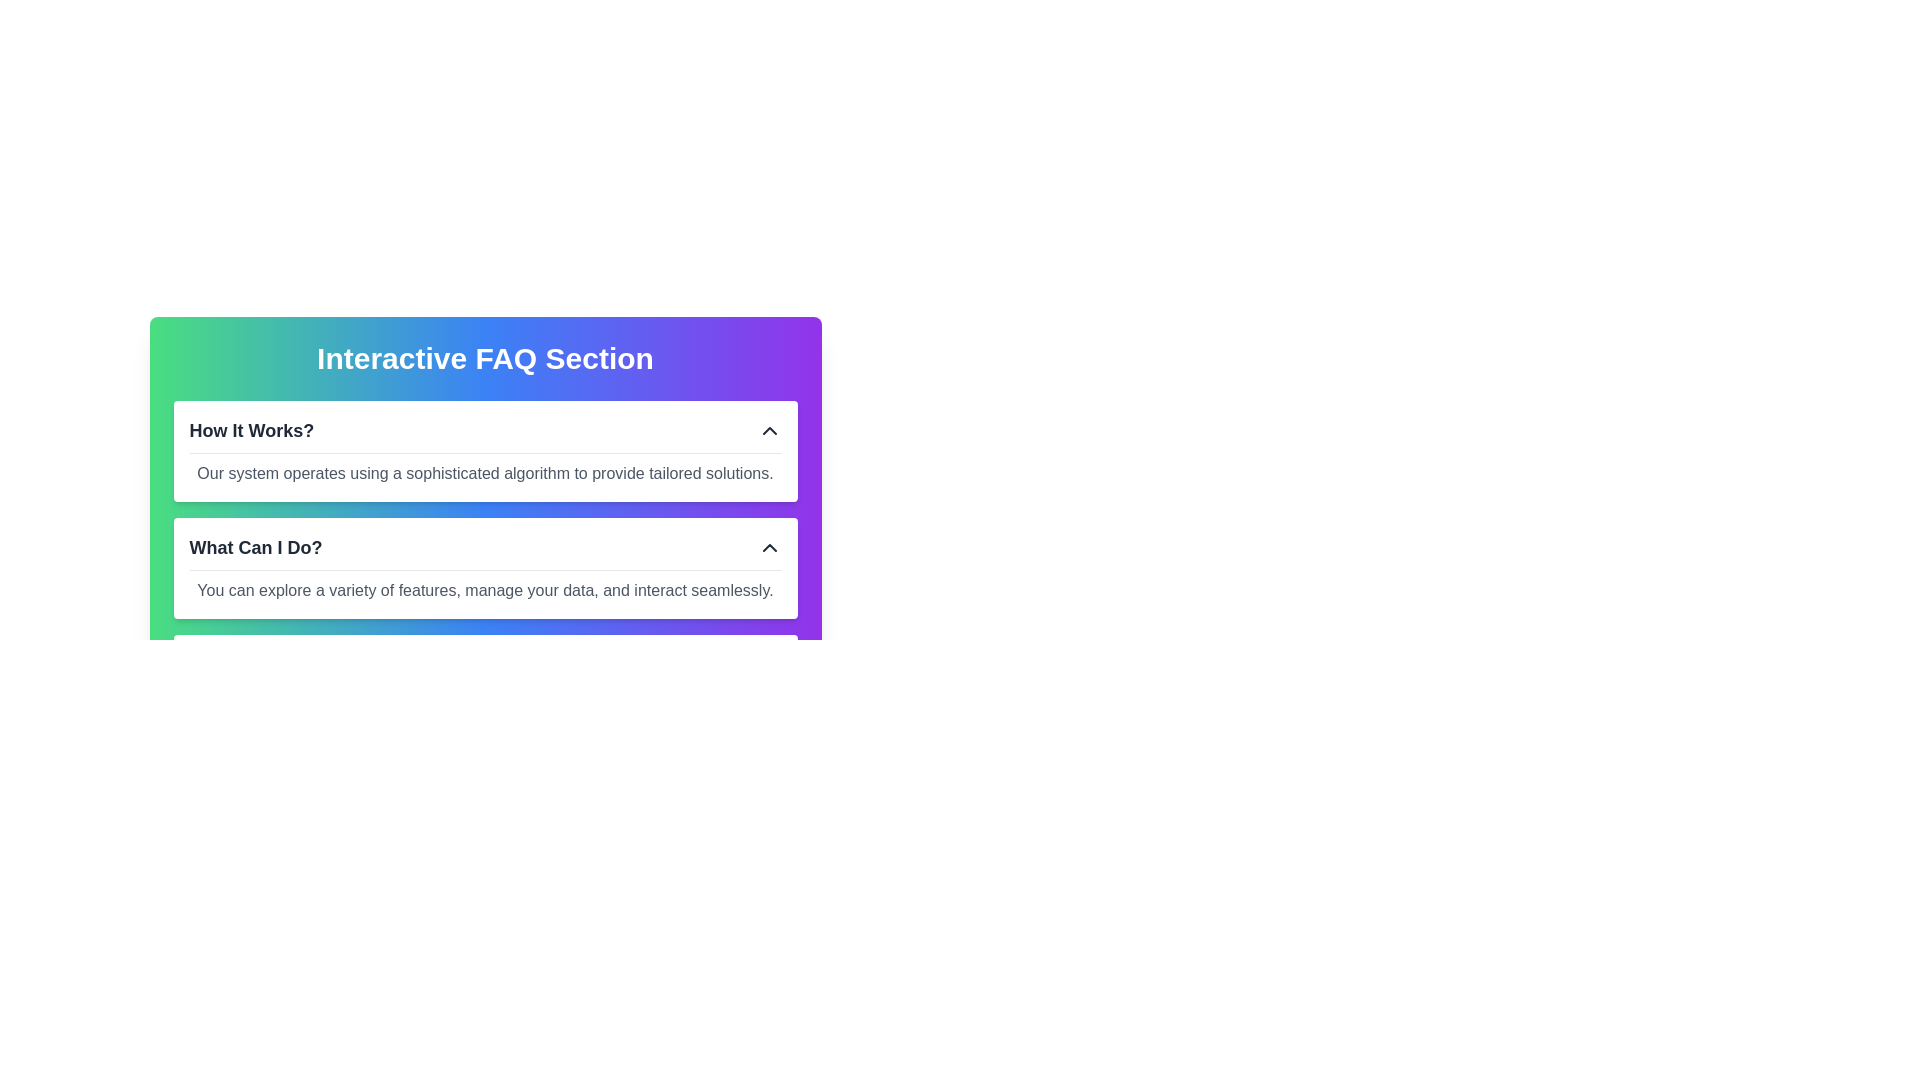 The image size is (1920, 1080). Describe the element at coordinates (485, 451) in the screenshot. I see `description of the Collapsible FAQ section labeled 'How It Works?' which is the first section below the 'Interactive FAQ Section'` at that location.